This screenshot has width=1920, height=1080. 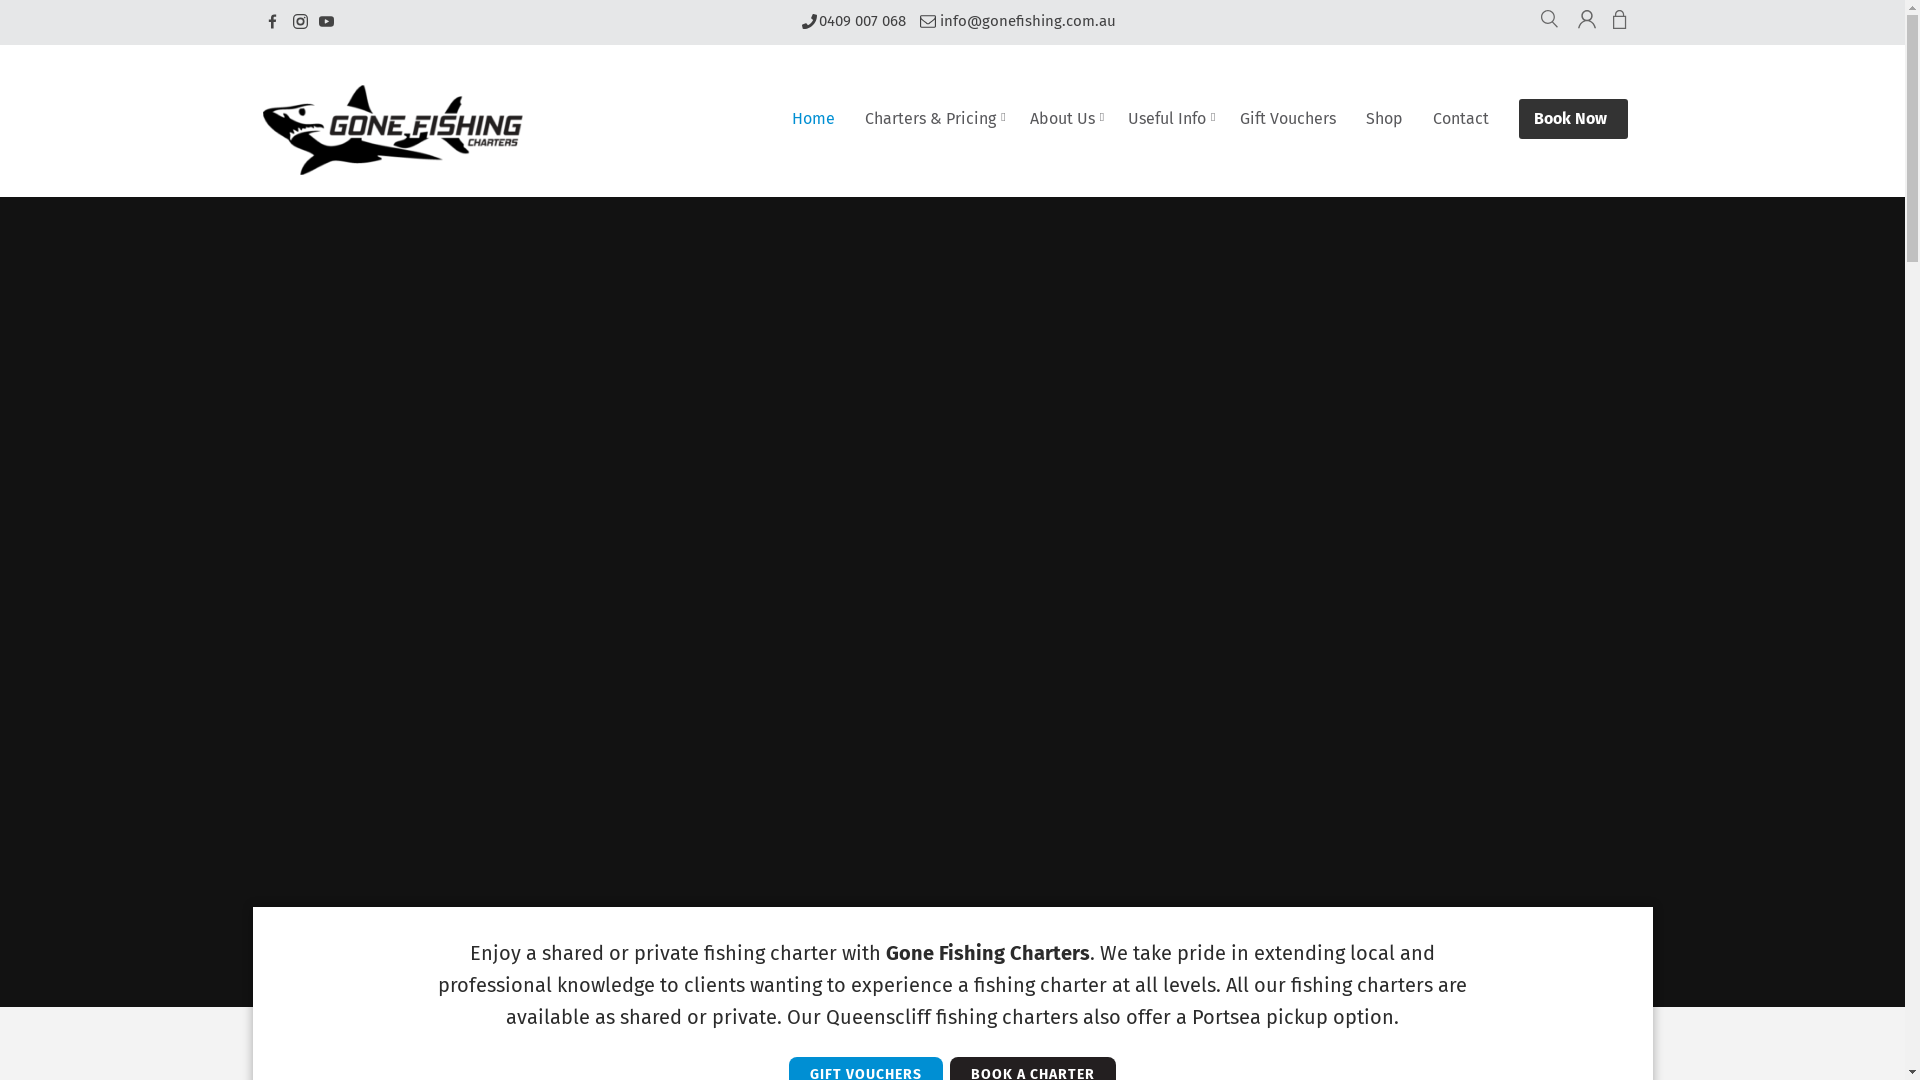 What do you see at coordinates (1571, 119) in the screenshot?
I see `'Book Now'` at bounding box center [1571, 119].